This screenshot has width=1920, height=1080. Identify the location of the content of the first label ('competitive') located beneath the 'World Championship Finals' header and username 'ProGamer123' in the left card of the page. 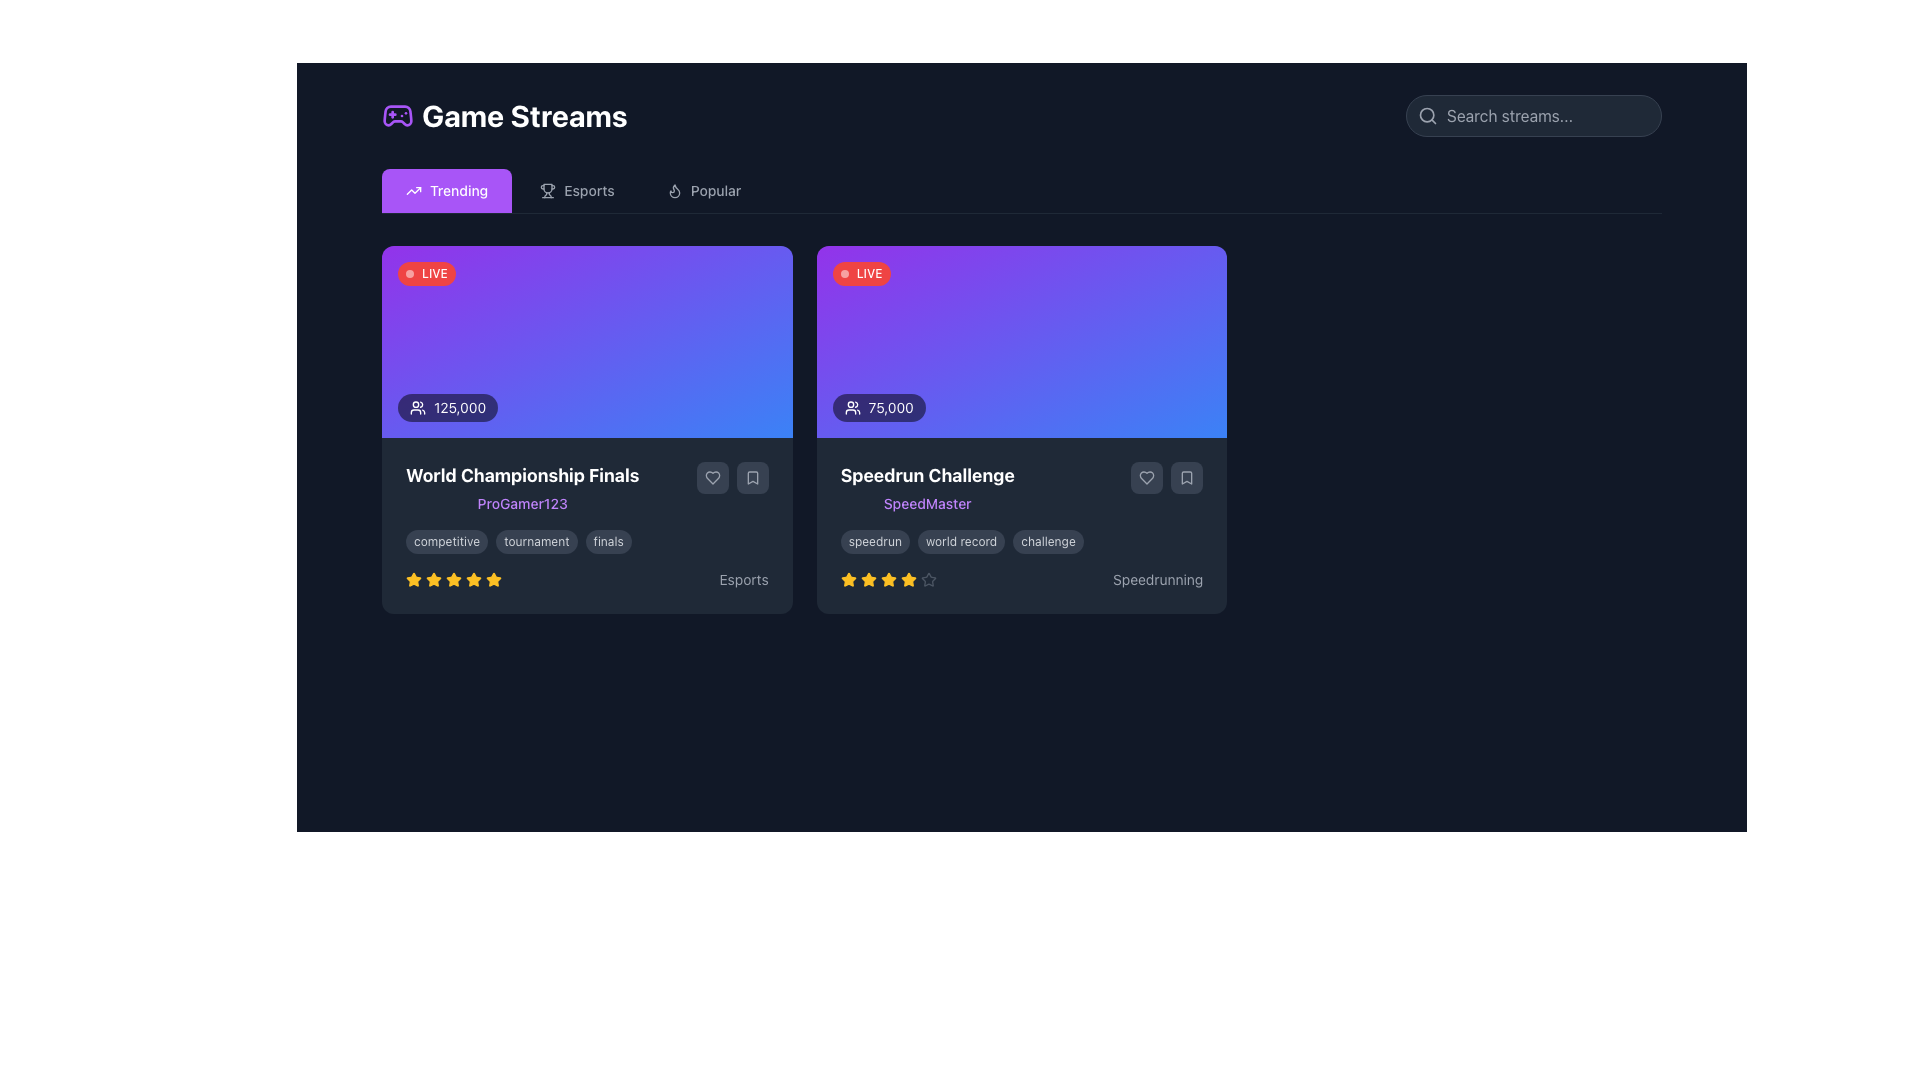
(446, 542).